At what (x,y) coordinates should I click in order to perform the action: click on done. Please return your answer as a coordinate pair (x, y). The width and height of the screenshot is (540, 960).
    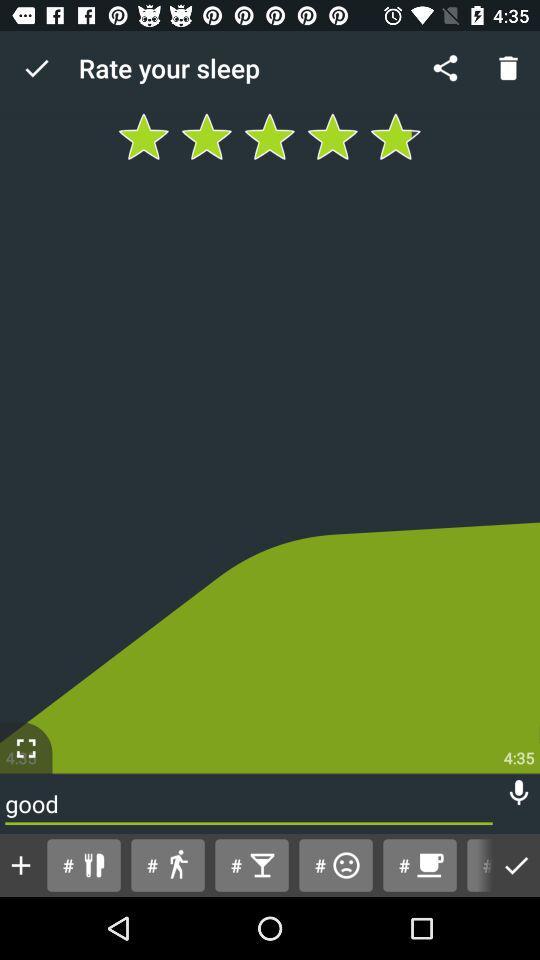
    Looking at the image, I should click on (516, 864).